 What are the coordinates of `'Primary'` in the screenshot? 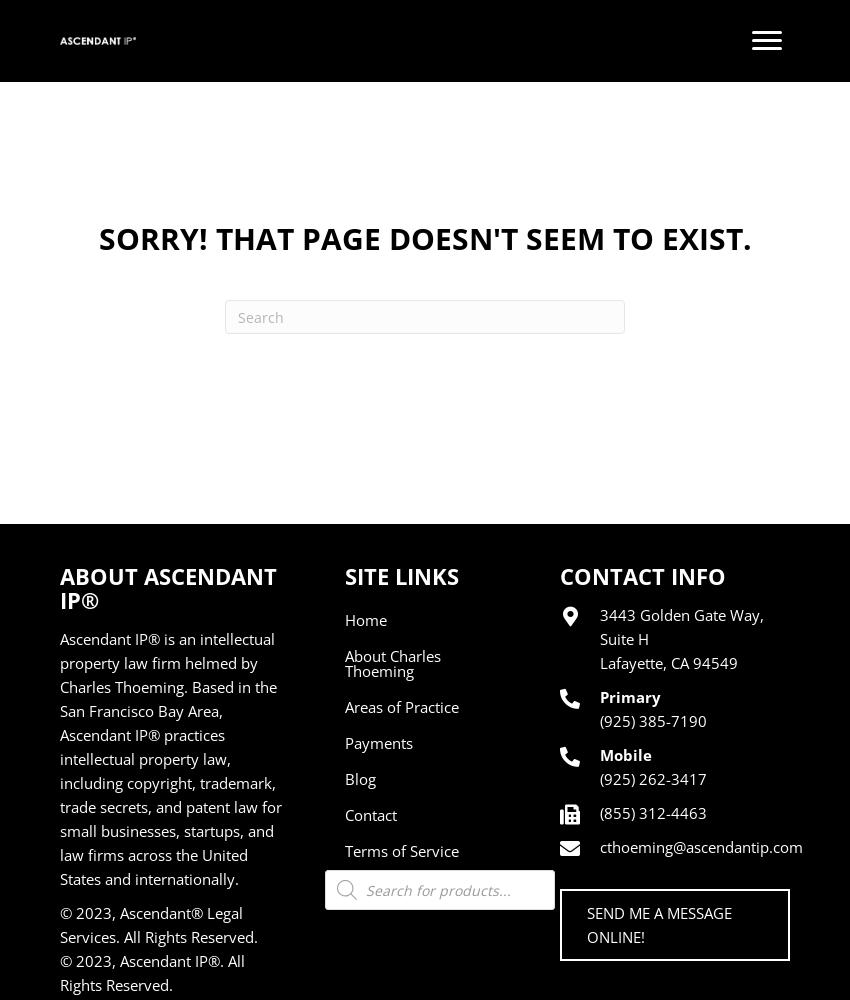 It's located at (629, 696).